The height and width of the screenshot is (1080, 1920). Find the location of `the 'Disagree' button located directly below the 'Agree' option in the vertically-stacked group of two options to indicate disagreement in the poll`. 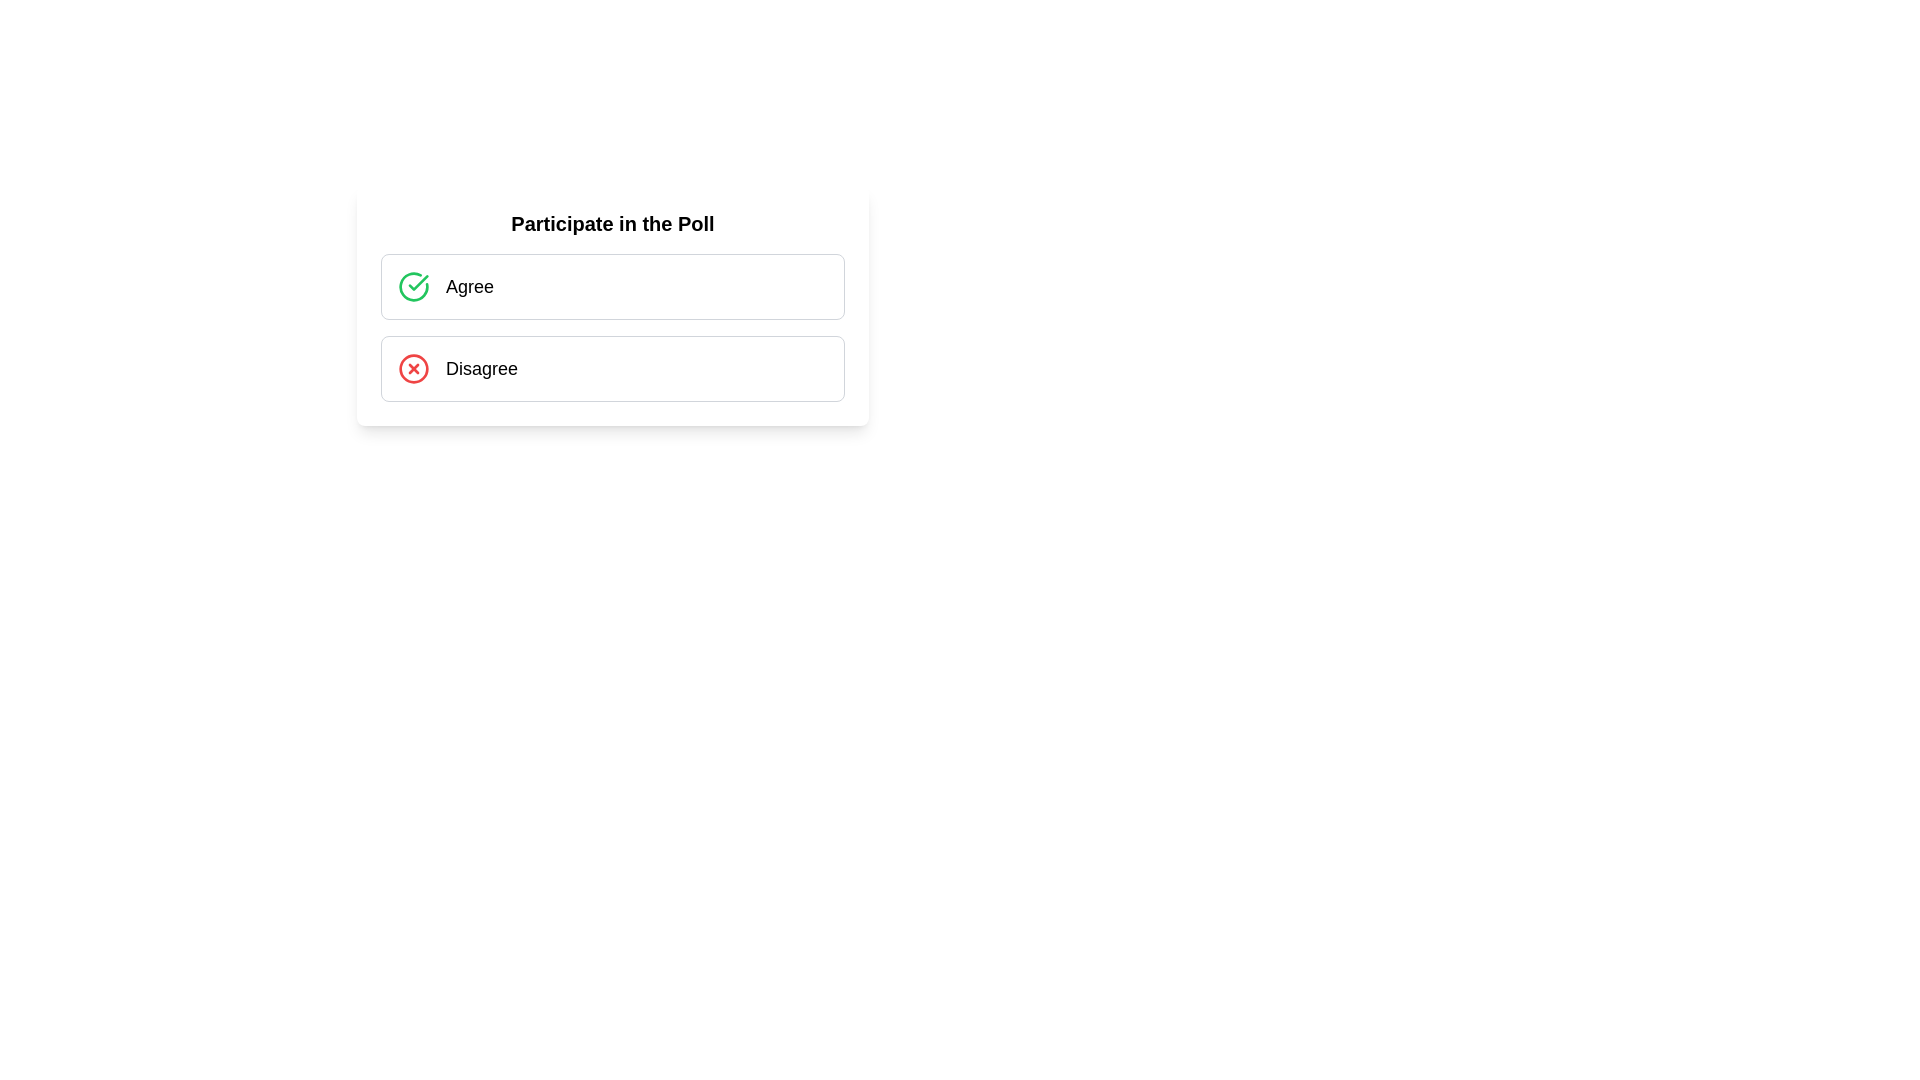

the 'Disagree' button located directly below the 'Agree' option in the vertically-stacked group of two options to indicate disagreement in the poll is located at coordinates (612, 369).